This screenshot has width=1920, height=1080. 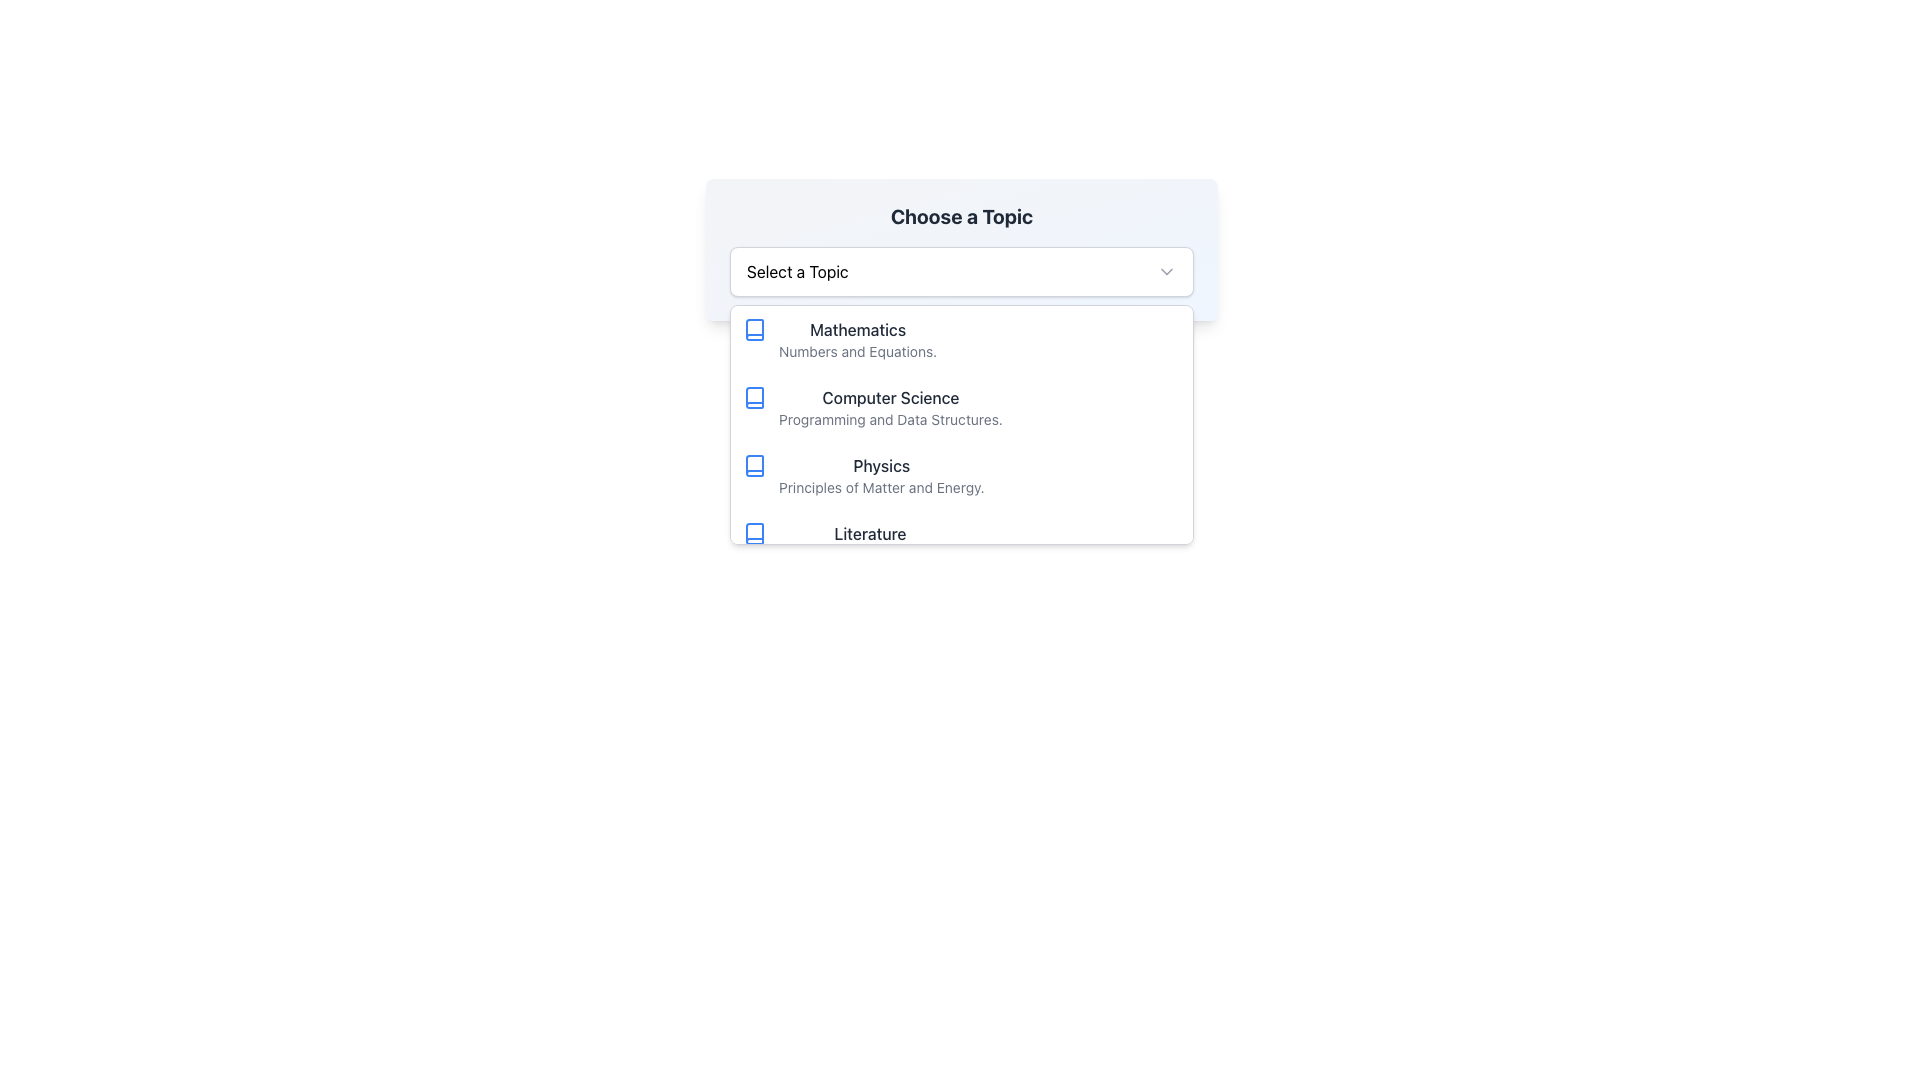 What do you see at coordinates (890, 407) in the screenshot?
I see `the 'Computer Science' text block, which is the second selectable item in the list of topics` at bounding box center [890, 407].